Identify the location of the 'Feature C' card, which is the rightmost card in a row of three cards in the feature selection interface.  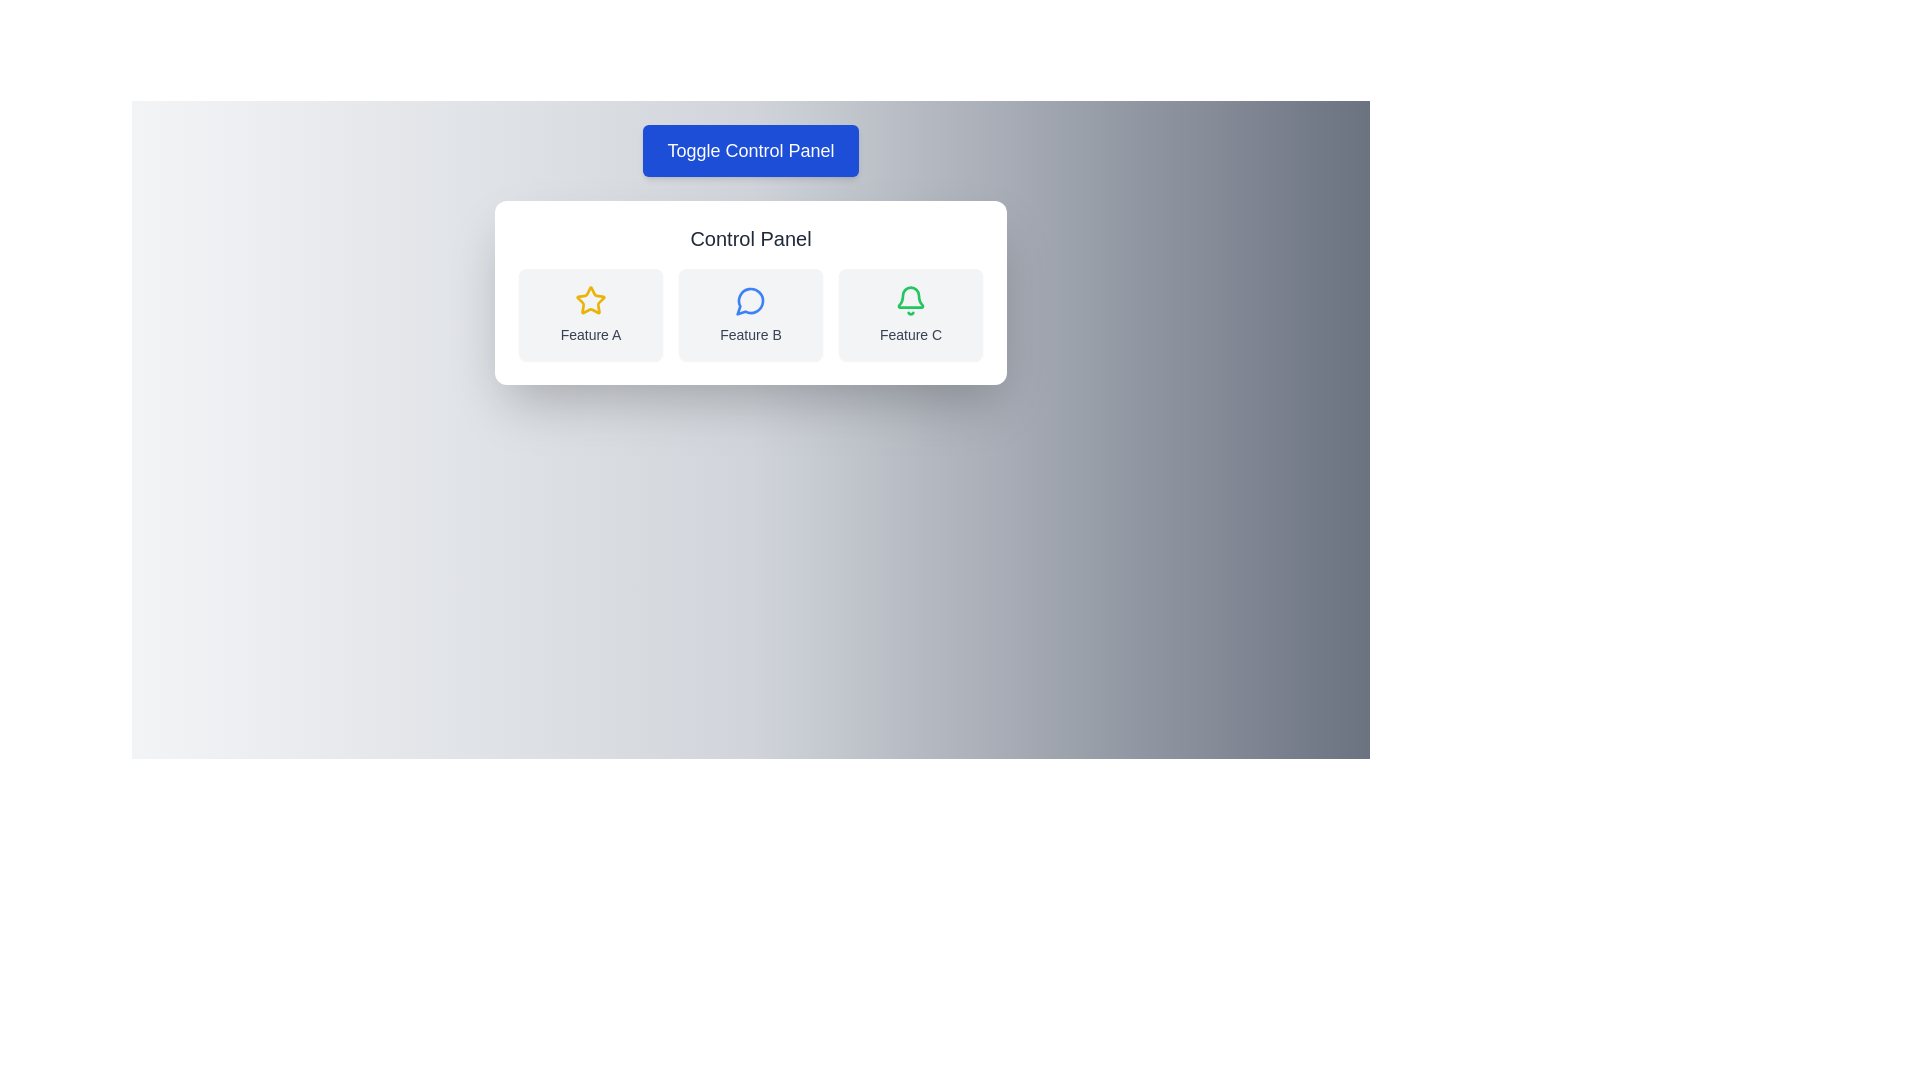
(910, 315).